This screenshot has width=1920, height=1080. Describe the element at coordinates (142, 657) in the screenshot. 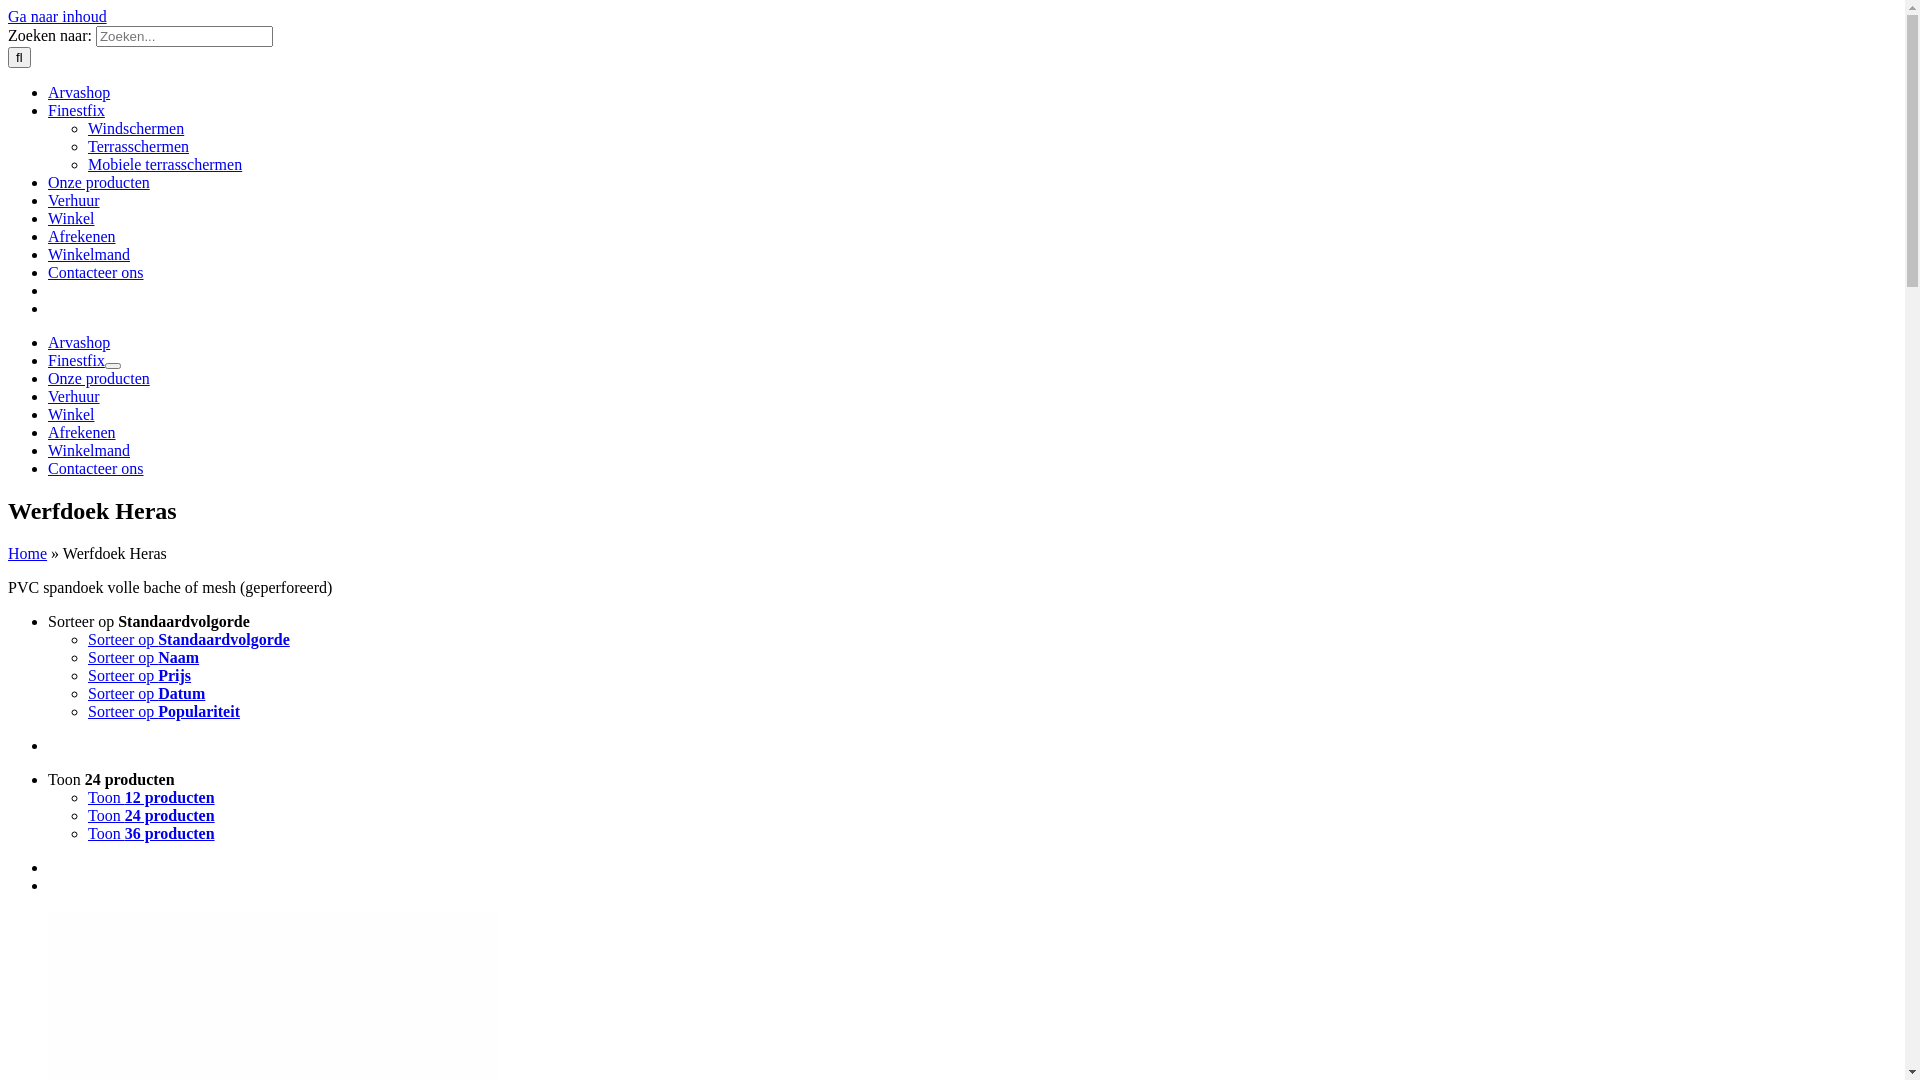

I see `'Sorteer op Naam'` at that location.